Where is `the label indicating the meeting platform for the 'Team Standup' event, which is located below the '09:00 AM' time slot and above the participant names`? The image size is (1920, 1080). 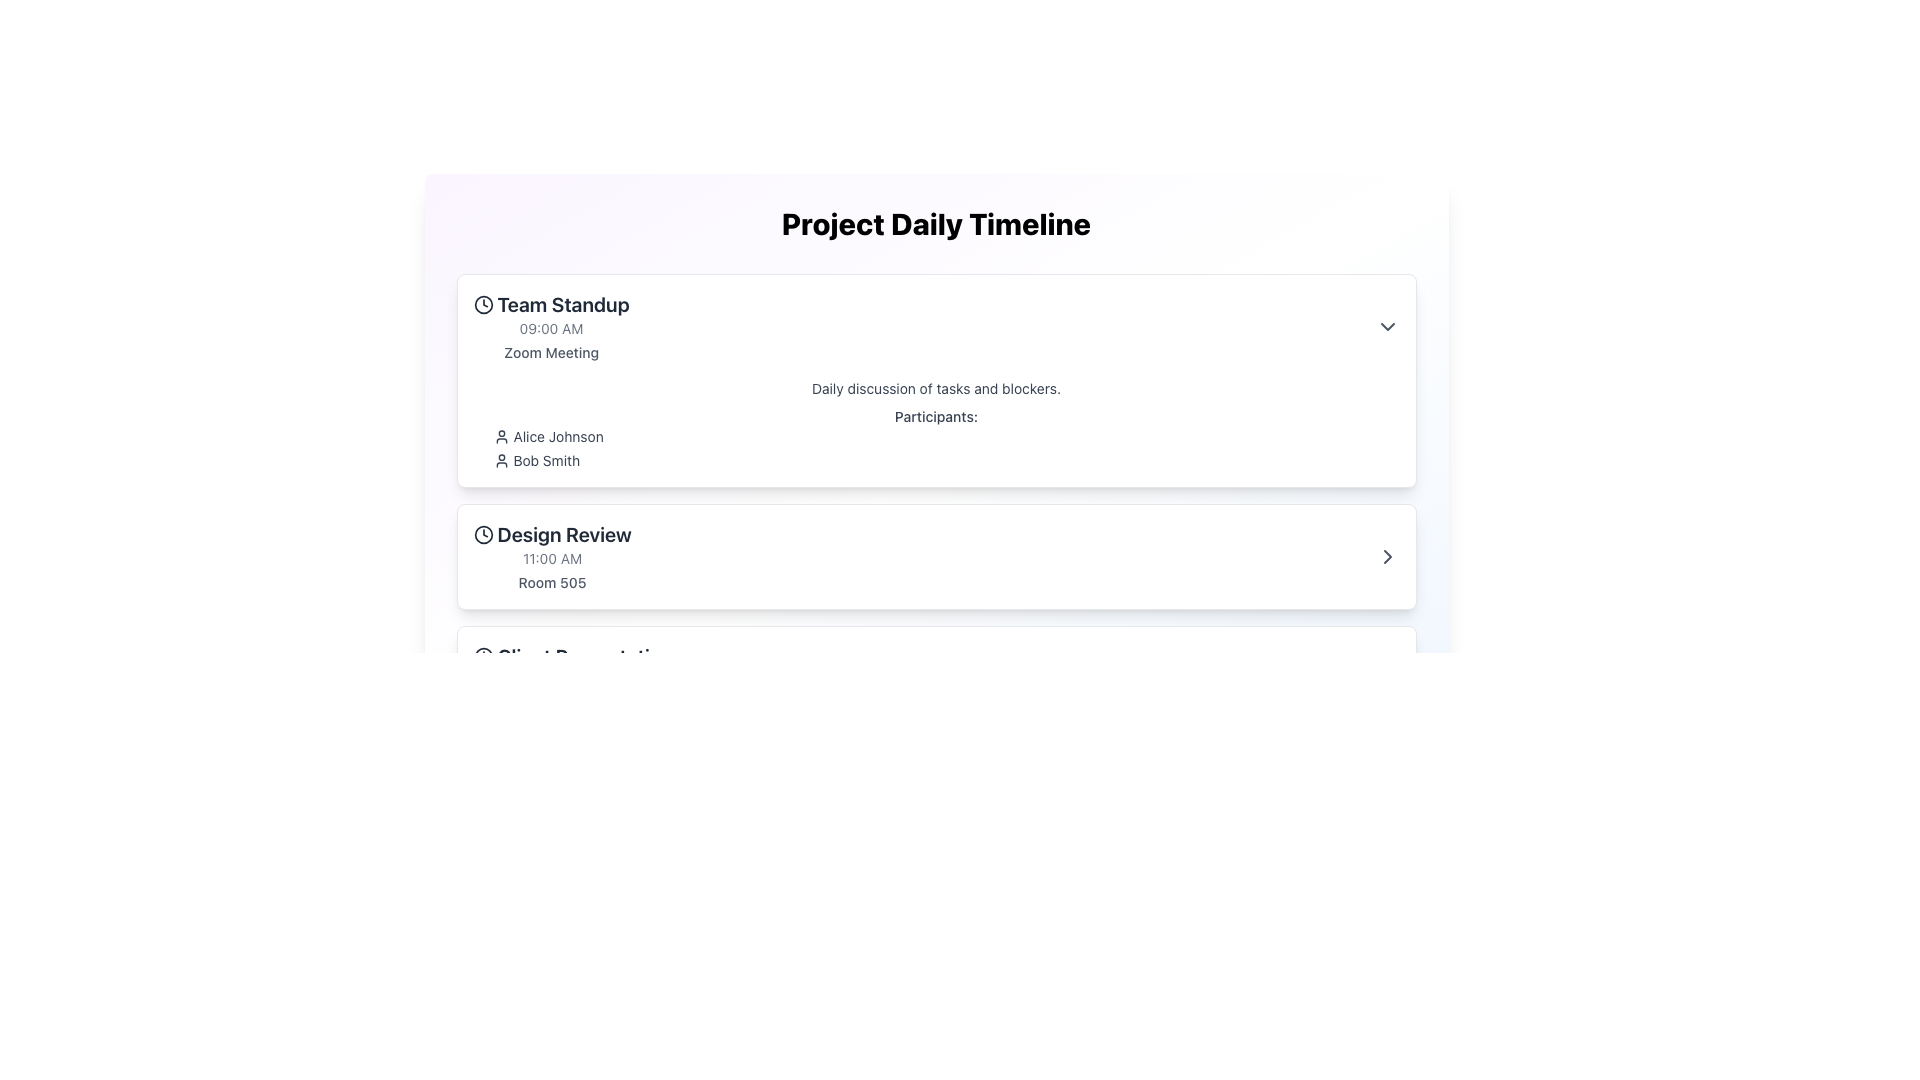
the label indicating the meeting platform for the 'Team Standup' event, which is located below the '09:00 AM' time slot and above the participant names is located at coordinates (551, 352).